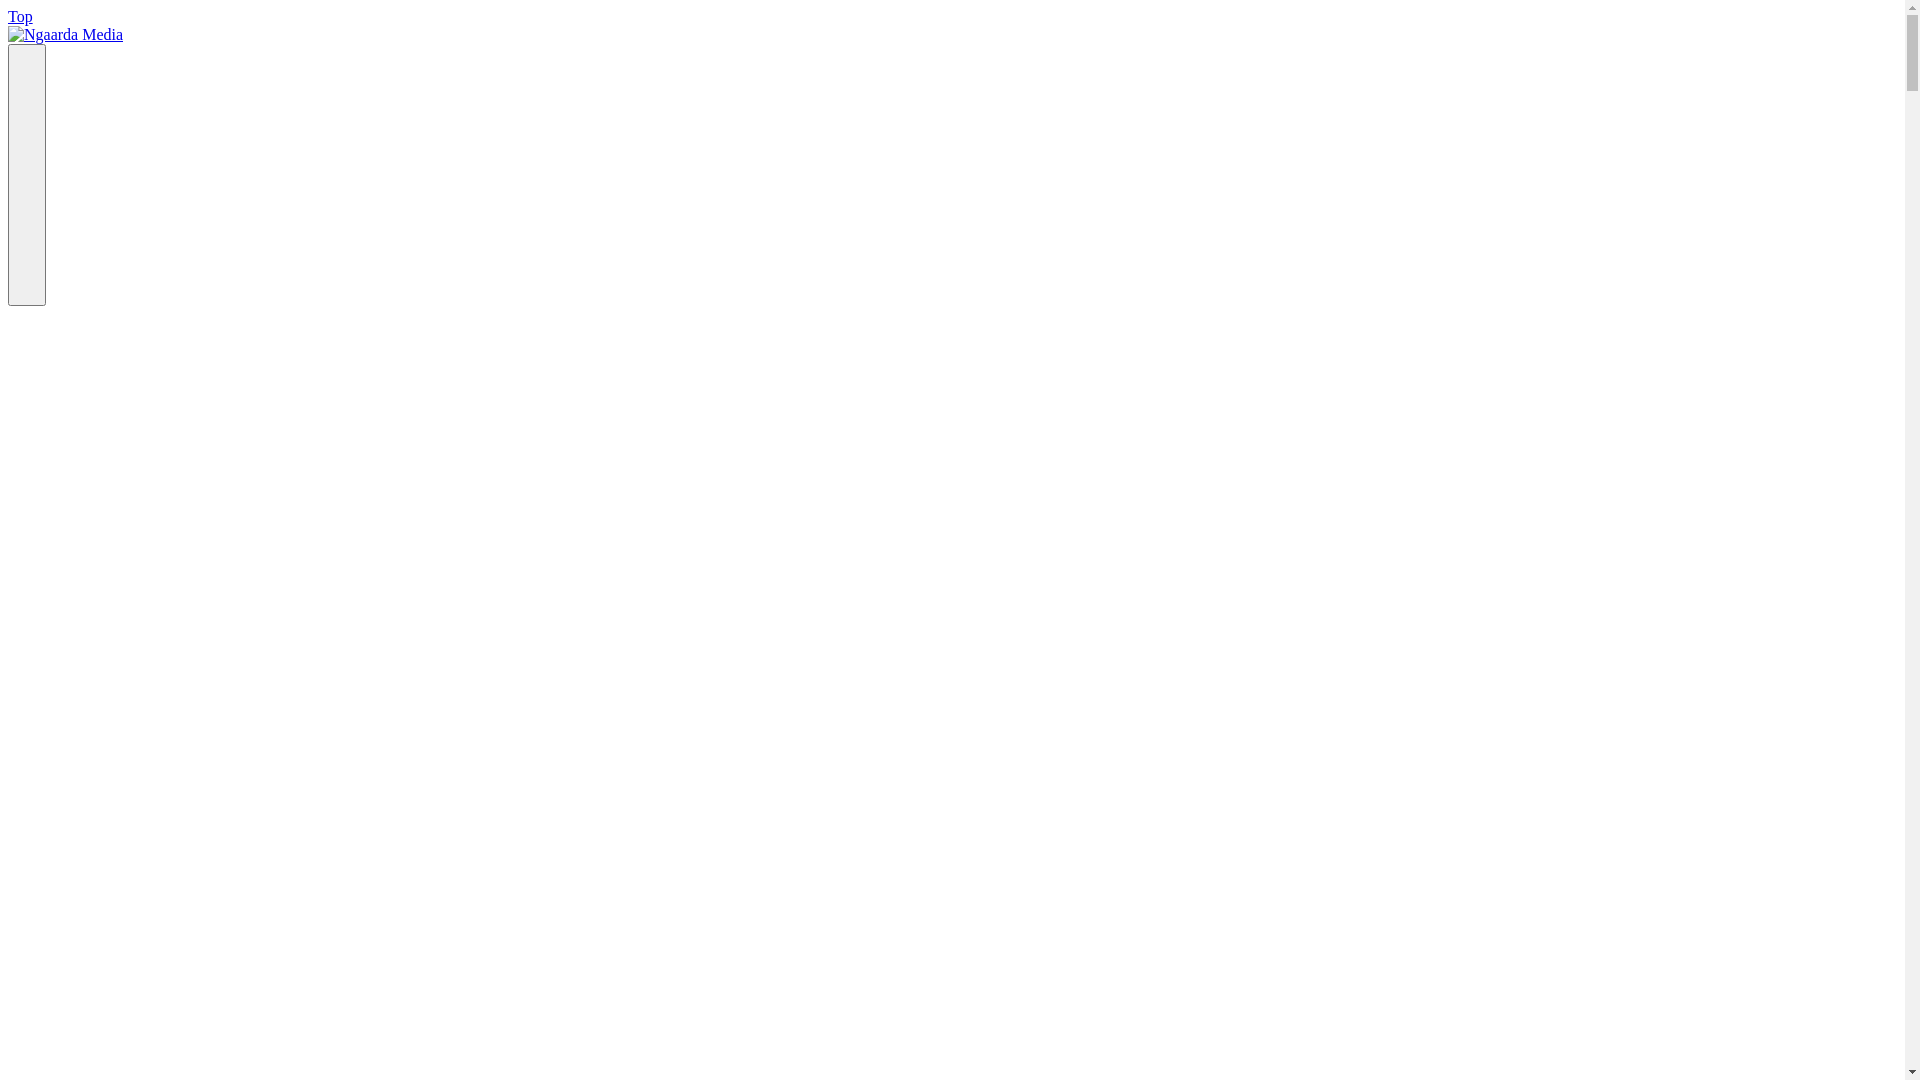  Describe the element at coordinates (20, 16) in the screenshot. I see `'Top'` at that location.